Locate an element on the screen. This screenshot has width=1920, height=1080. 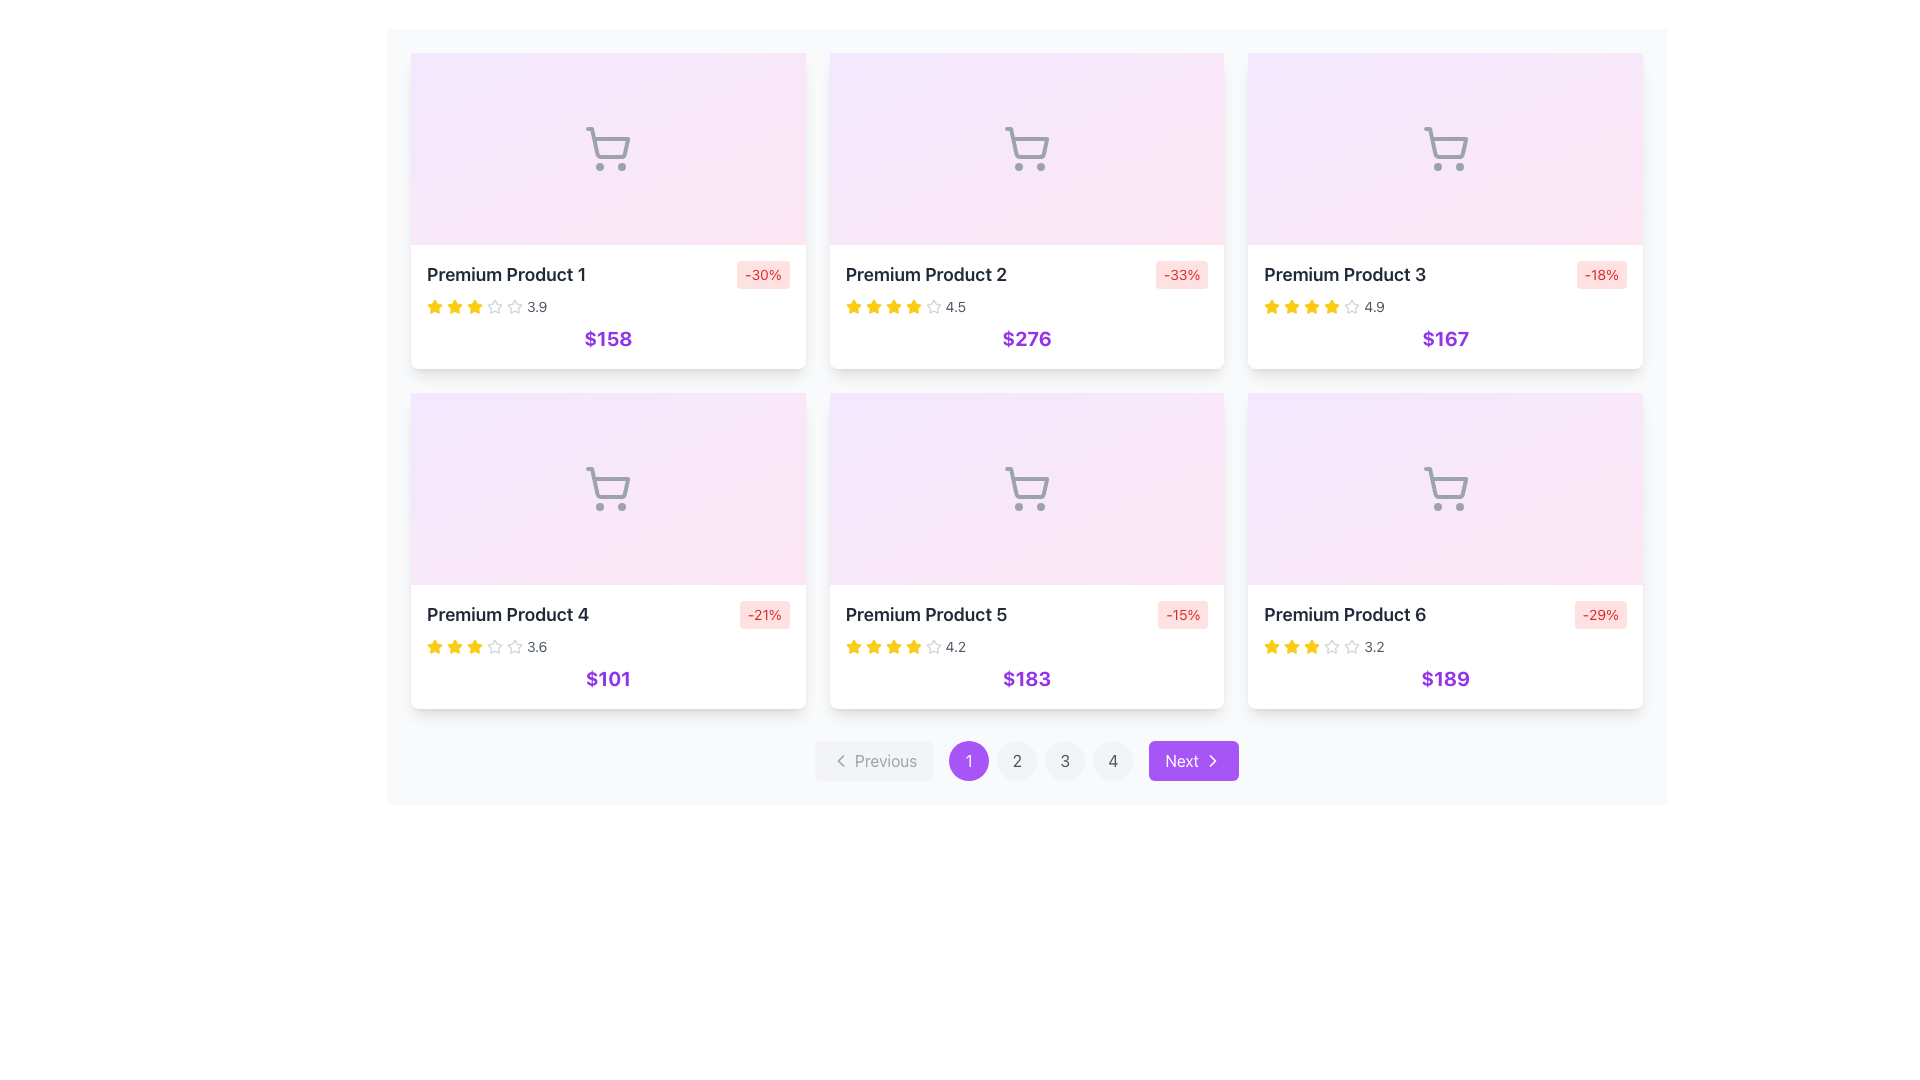
the yellow star-shaped icon representing the third star in the rating row for 'Premium Product 3' to get details about the rating is located at coordinates (1292, 306).